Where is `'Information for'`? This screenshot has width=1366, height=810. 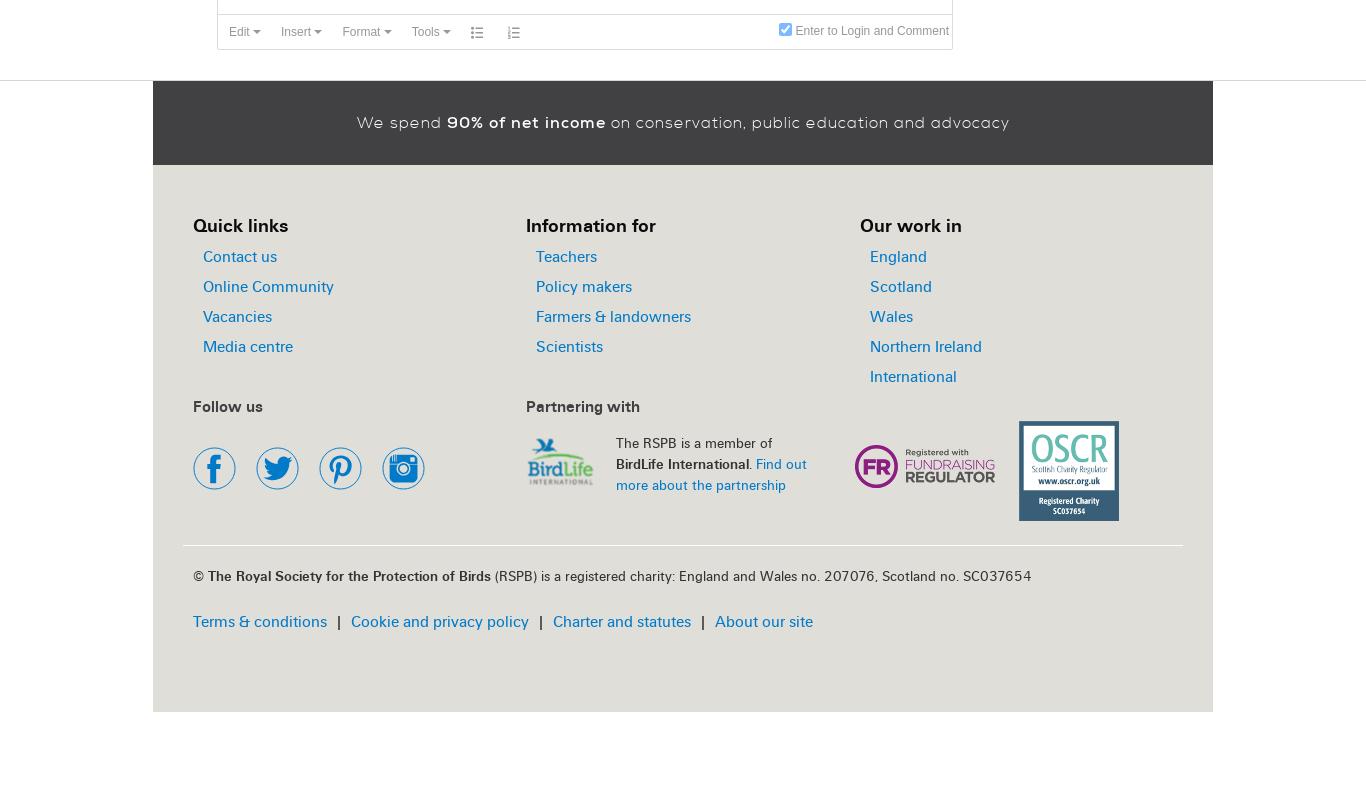
'Information for' is located at coordinates (590, 224).